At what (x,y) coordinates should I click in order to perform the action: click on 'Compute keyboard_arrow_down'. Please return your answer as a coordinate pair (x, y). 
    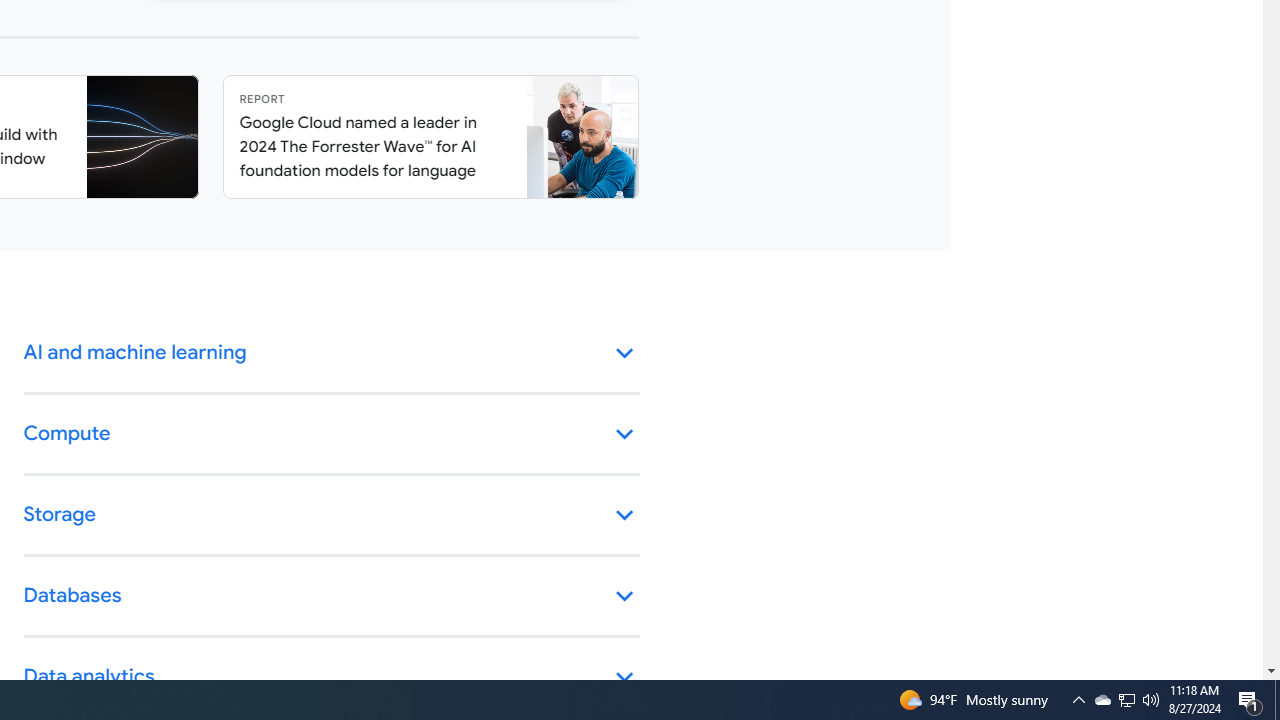
    Looking at the image, I should click on (331, 433).